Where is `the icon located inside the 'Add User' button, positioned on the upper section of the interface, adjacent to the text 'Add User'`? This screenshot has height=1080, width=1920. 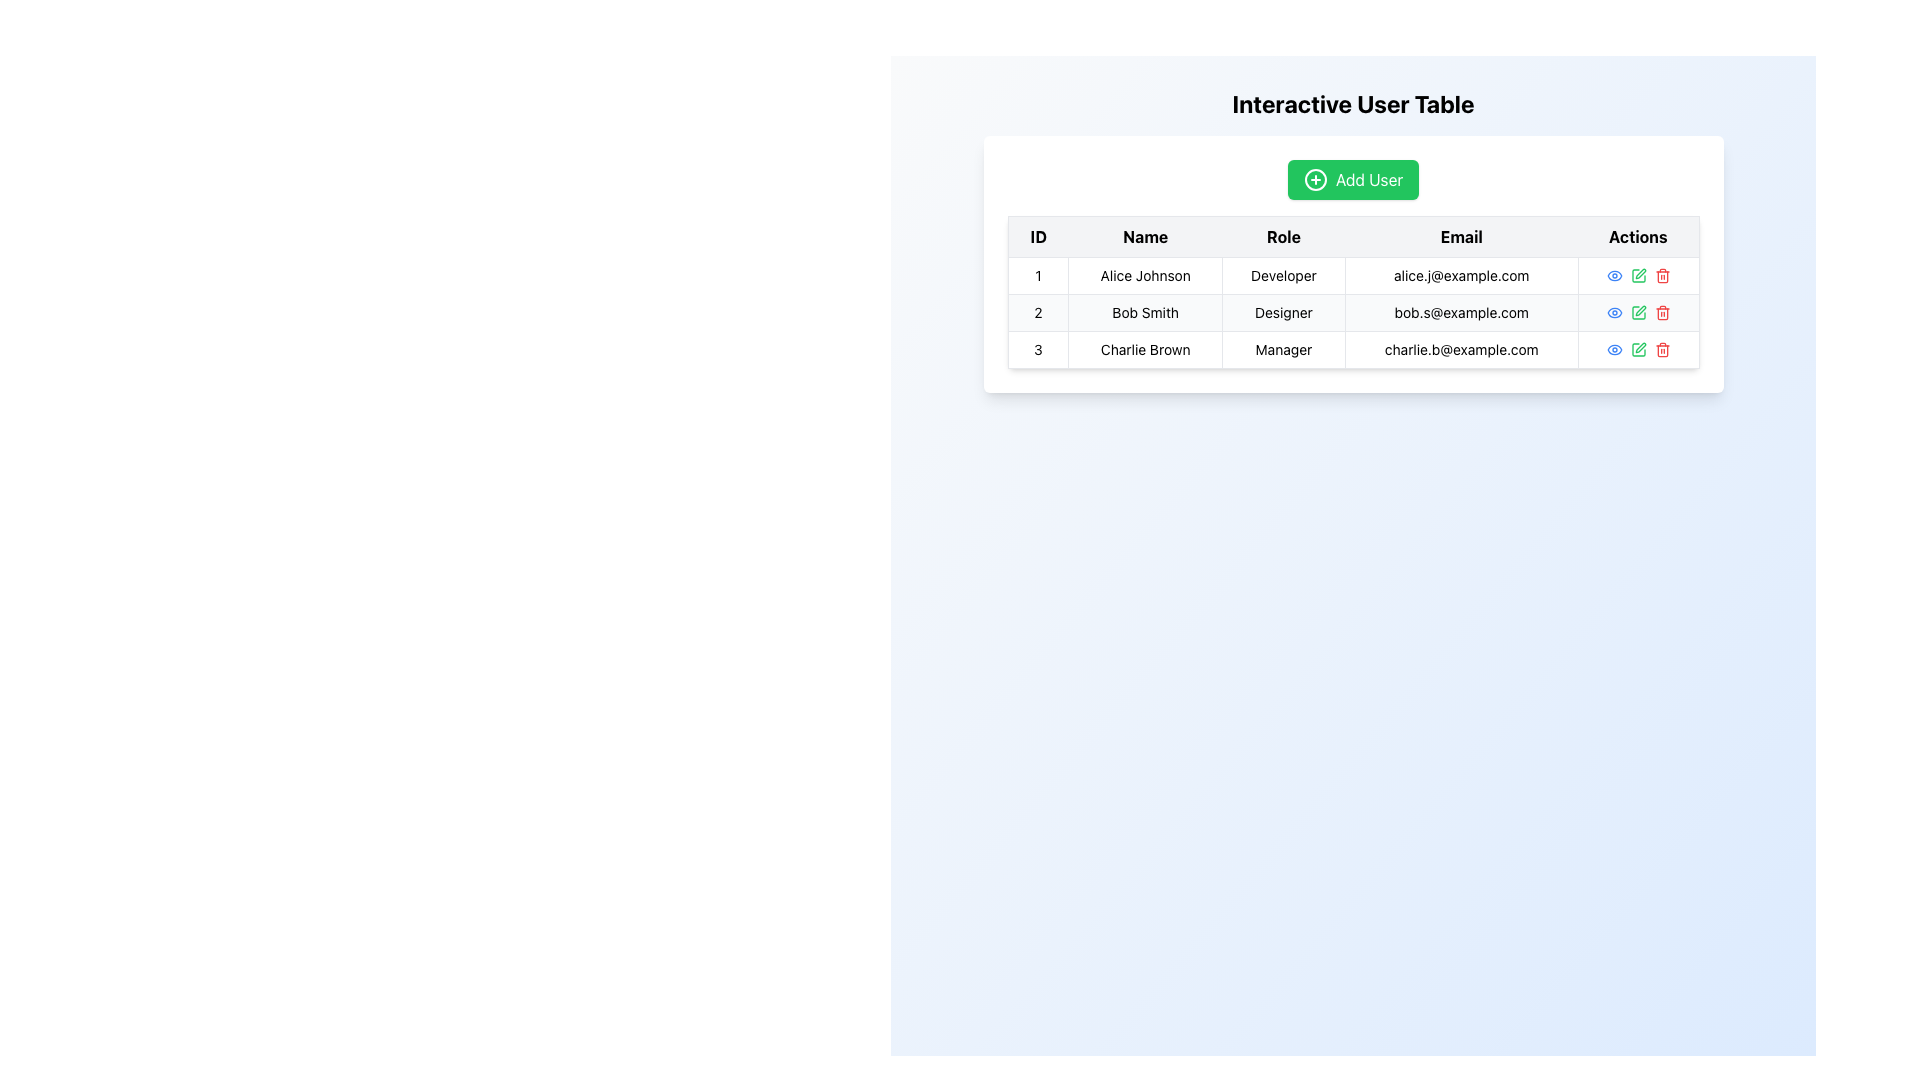 the icon located inside the 'Add User' button, positioned on the upper section of the interface, adjacent to the text 'Add User' is located at coordinates (1315, 180).